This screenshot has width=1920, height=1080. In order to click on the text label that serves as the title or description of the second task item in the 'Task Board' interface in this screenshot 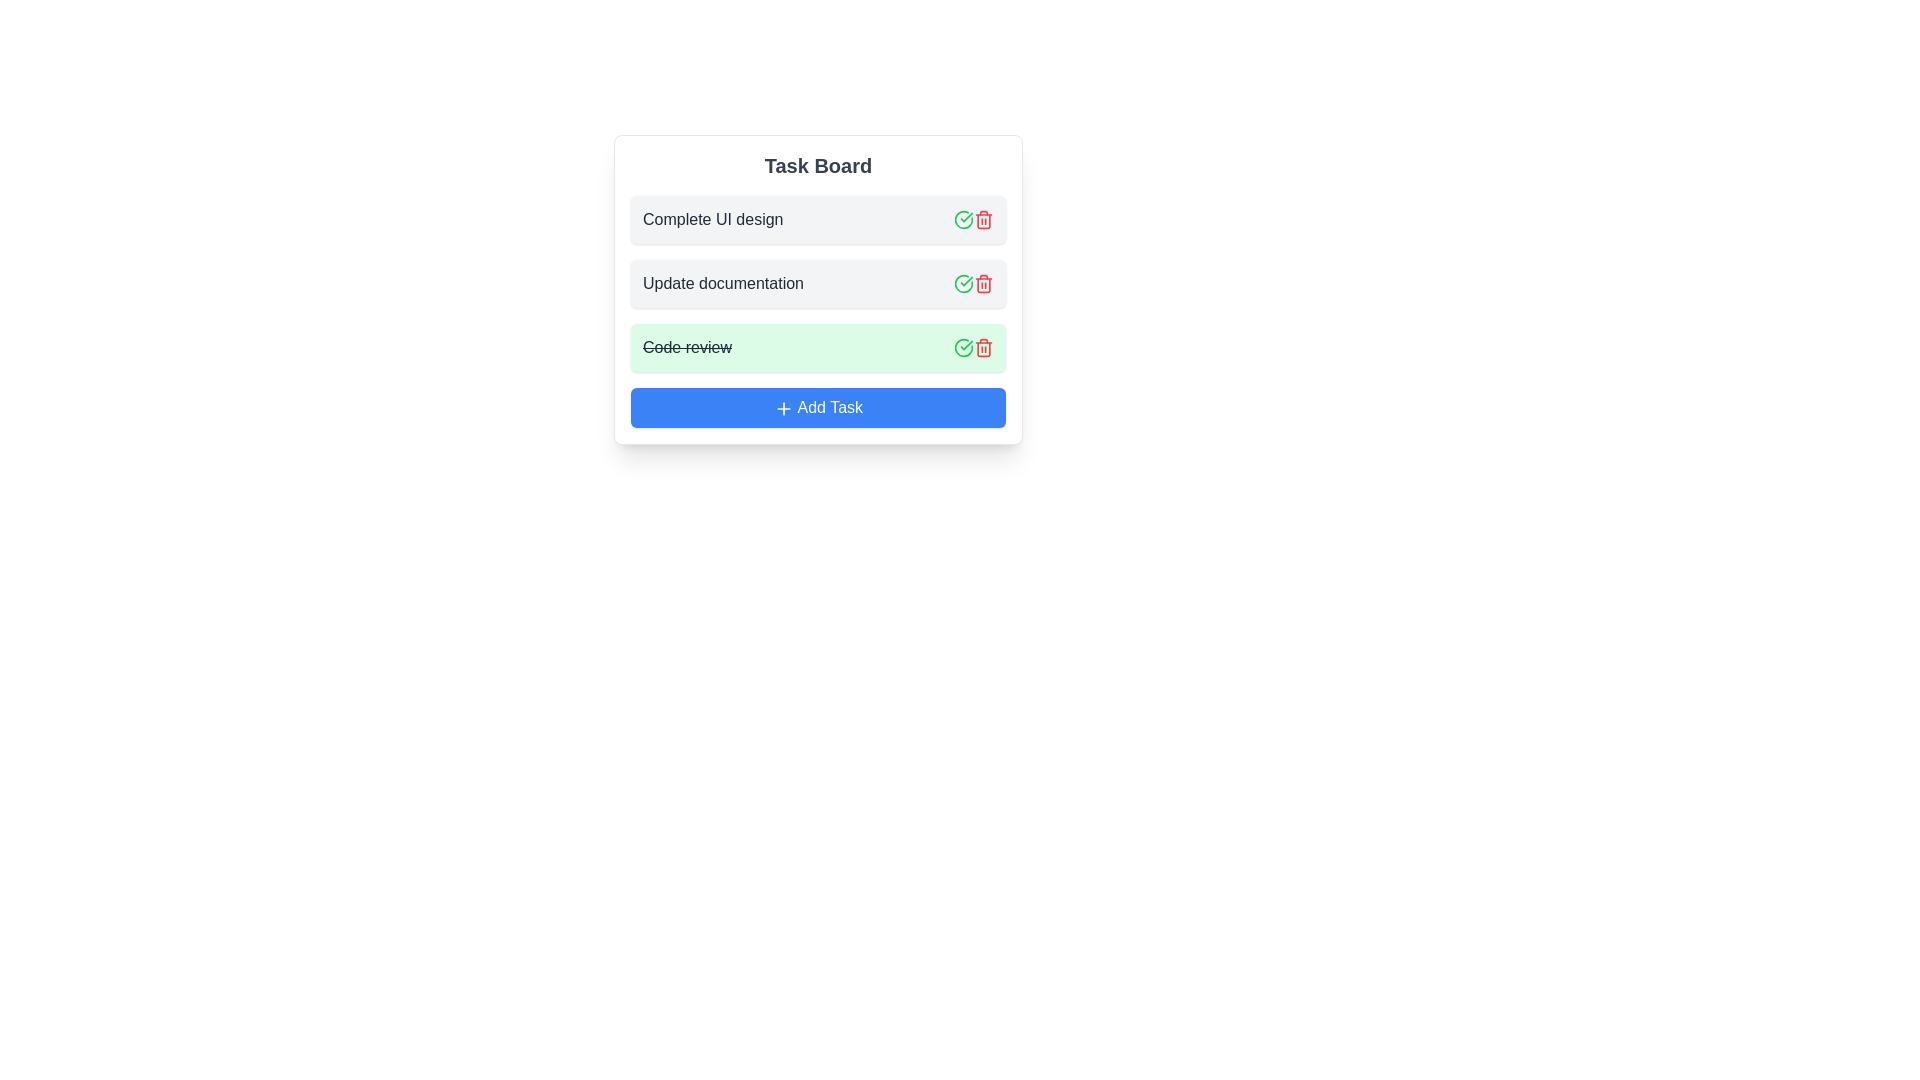, I will do `click(797, 284)`.